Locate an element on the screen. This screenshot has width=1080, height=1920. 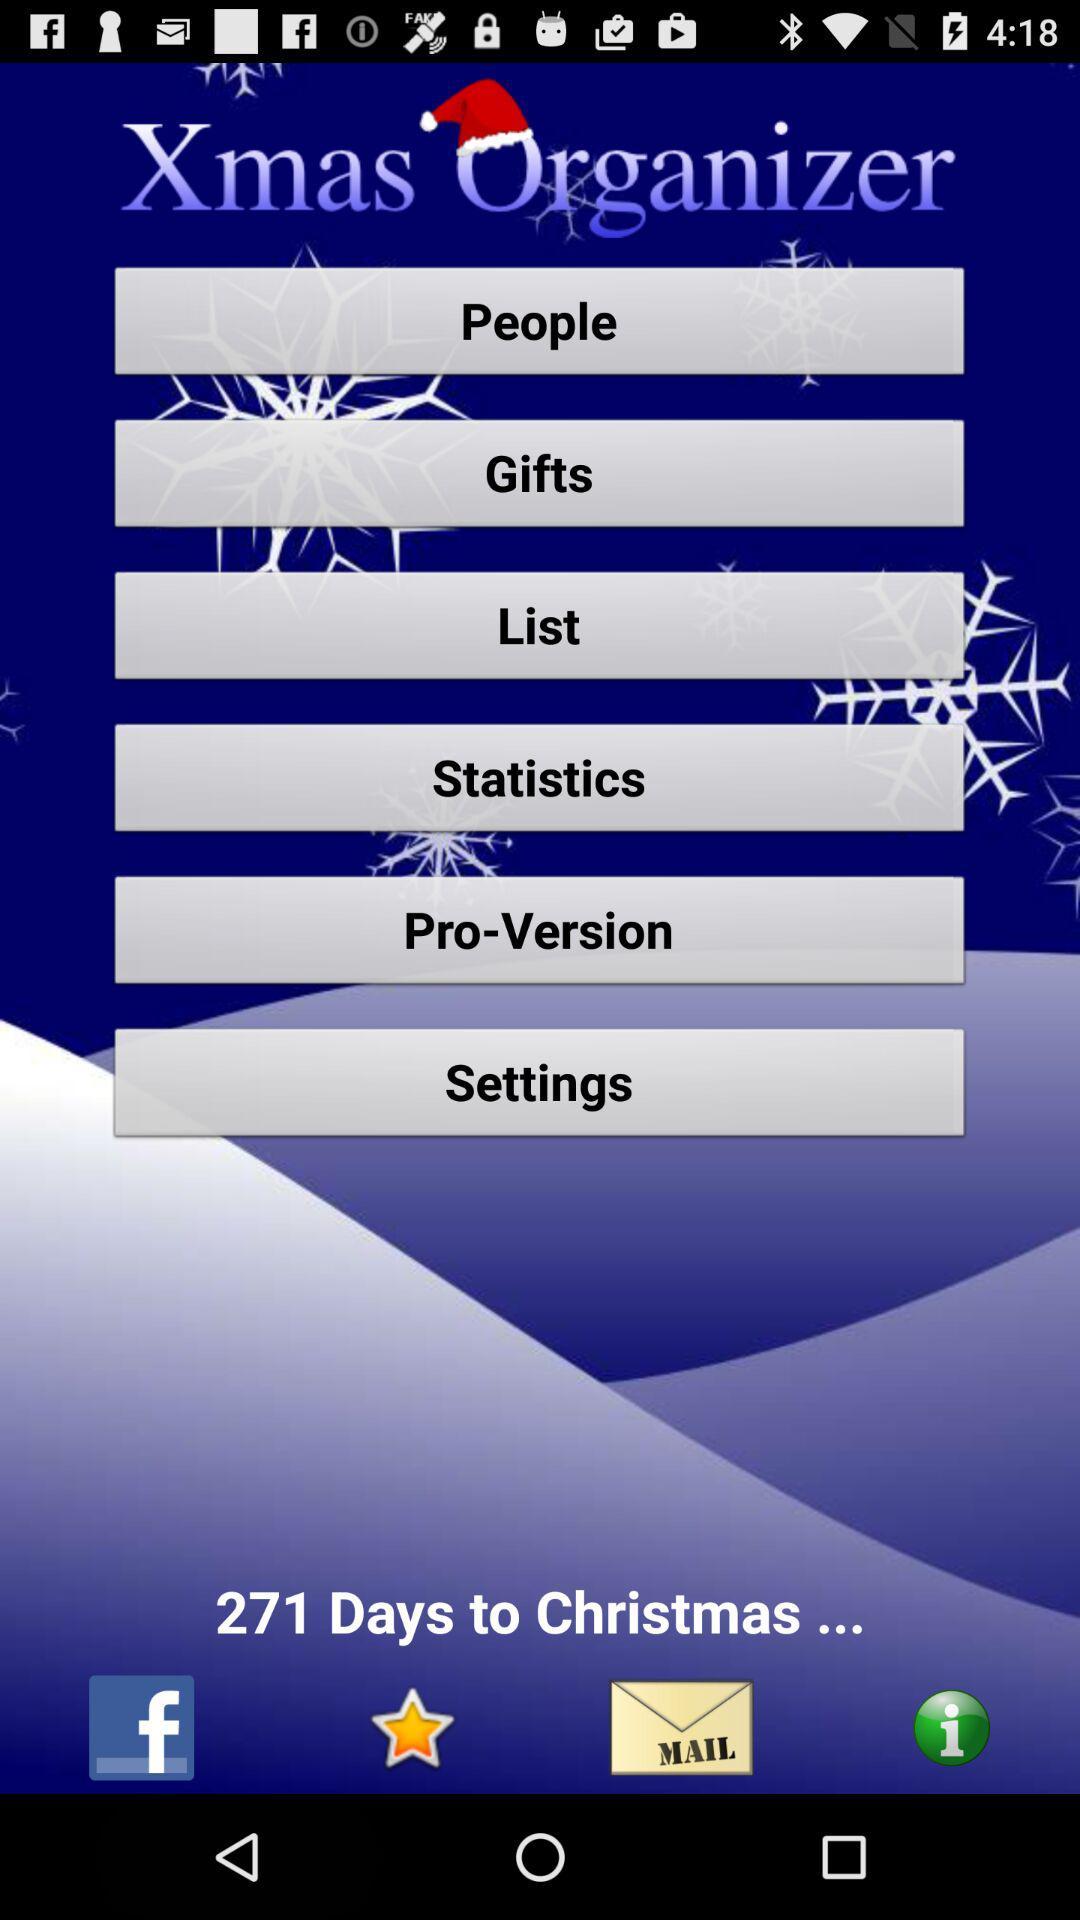
the info icon is located at coordinates (950, 1848).